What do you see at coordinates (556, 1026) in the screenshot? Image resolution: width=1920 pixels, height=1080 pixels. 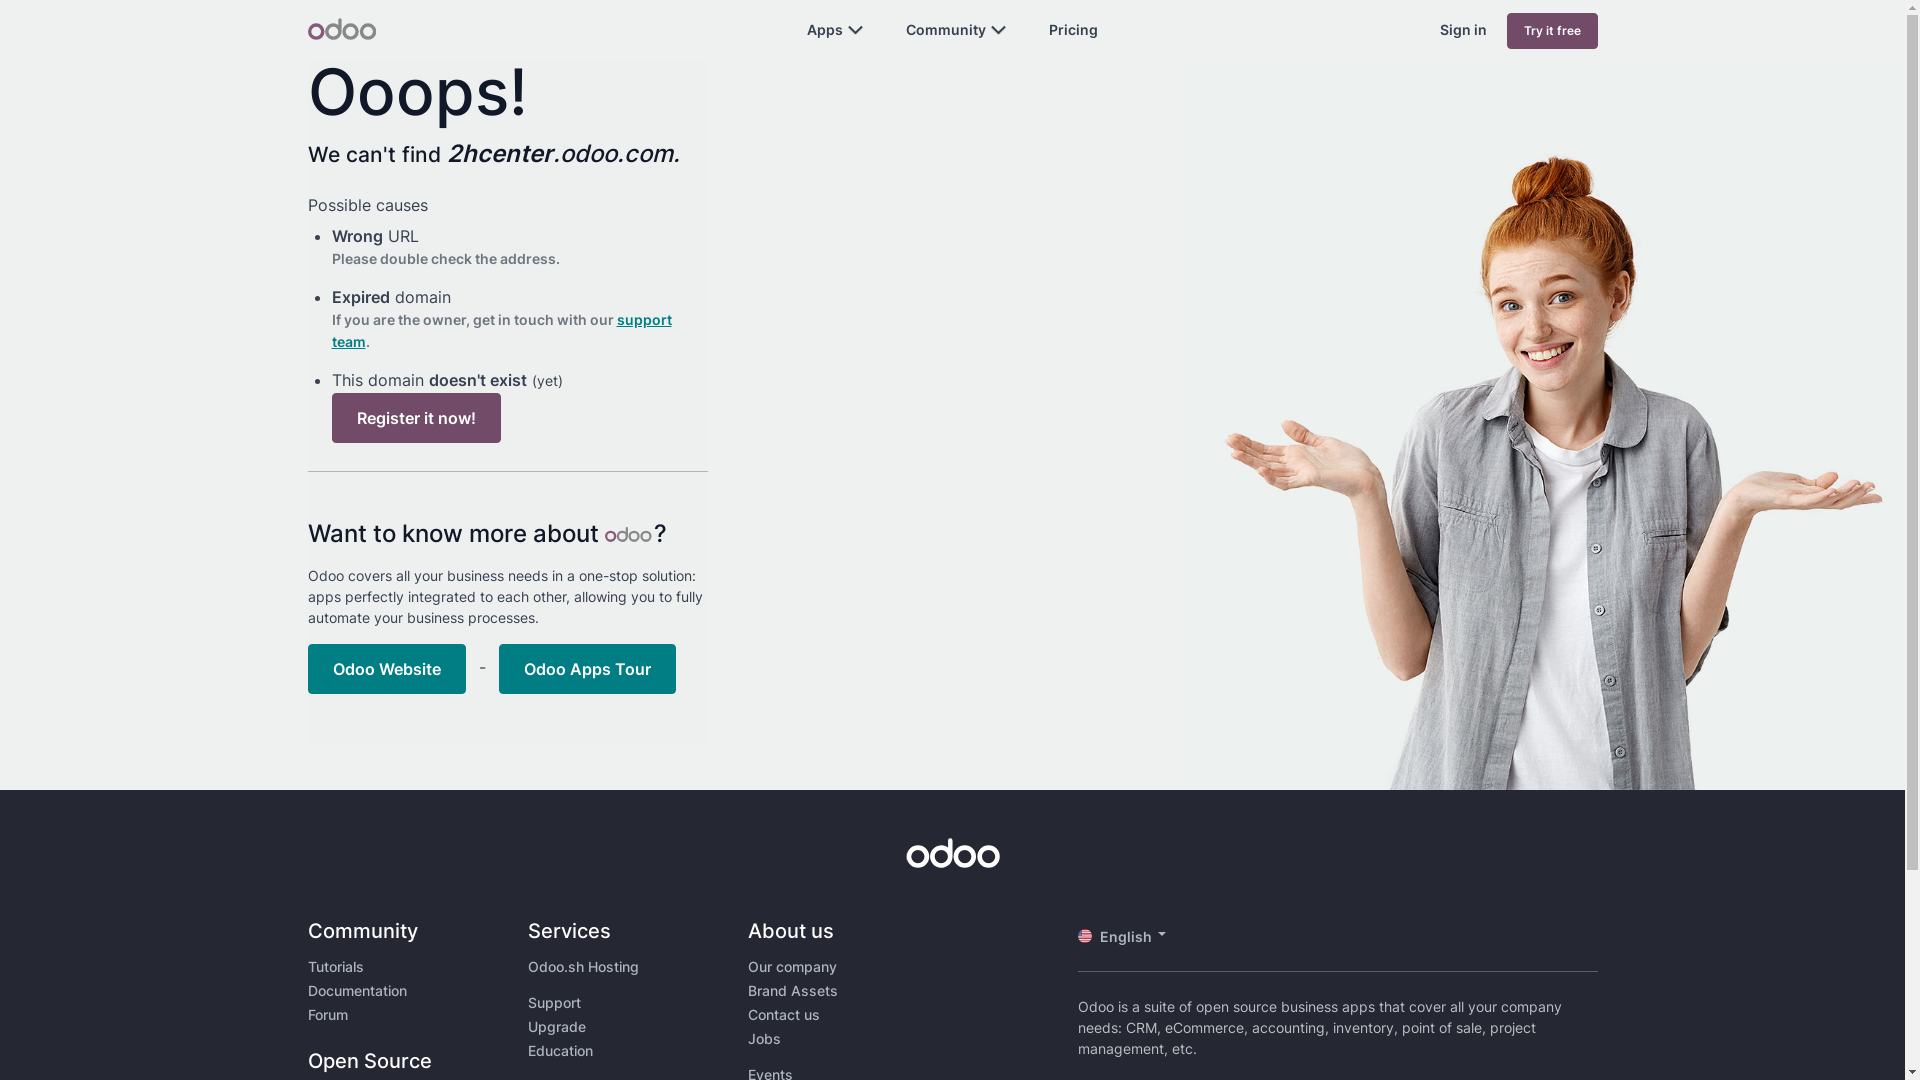 I see `'Upgrade'` at bounding box center [556, 1026].